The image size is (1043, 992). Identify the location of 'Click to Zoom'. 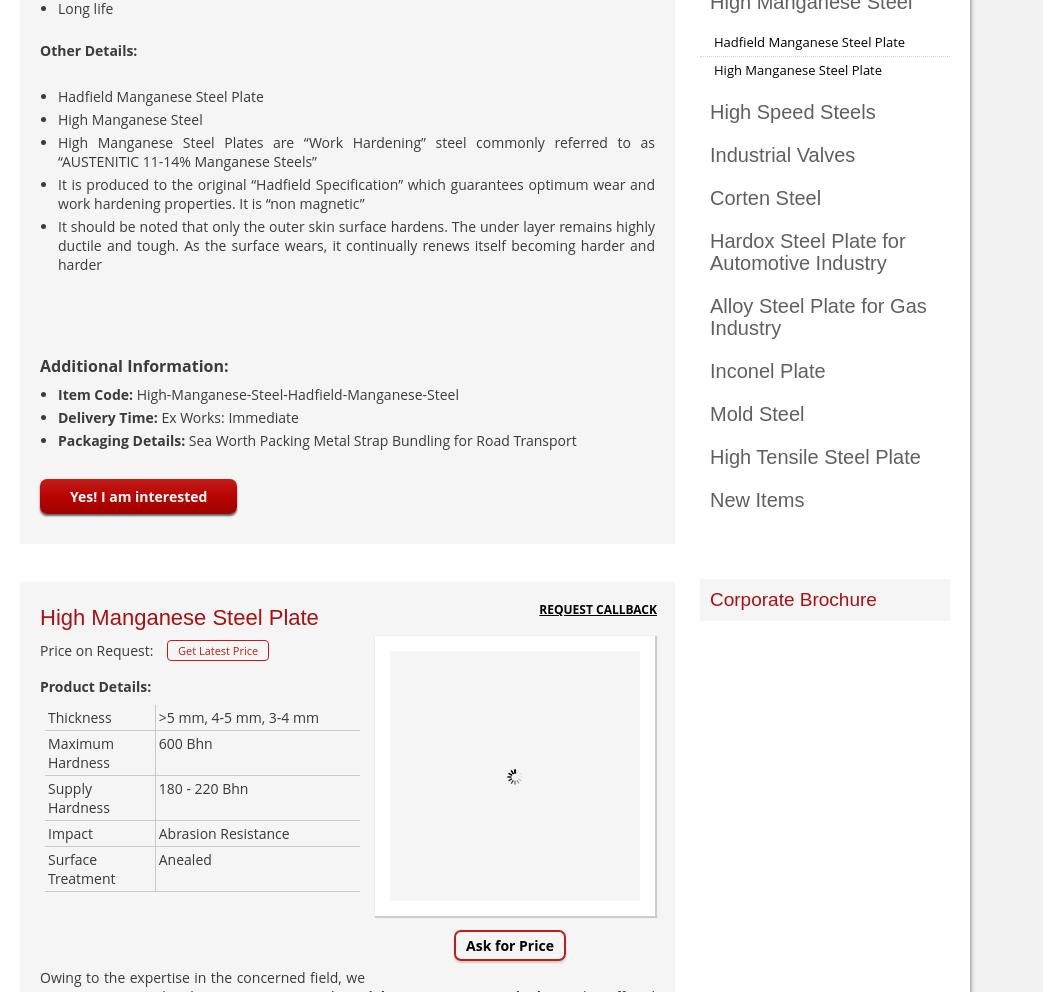
(513, 915).